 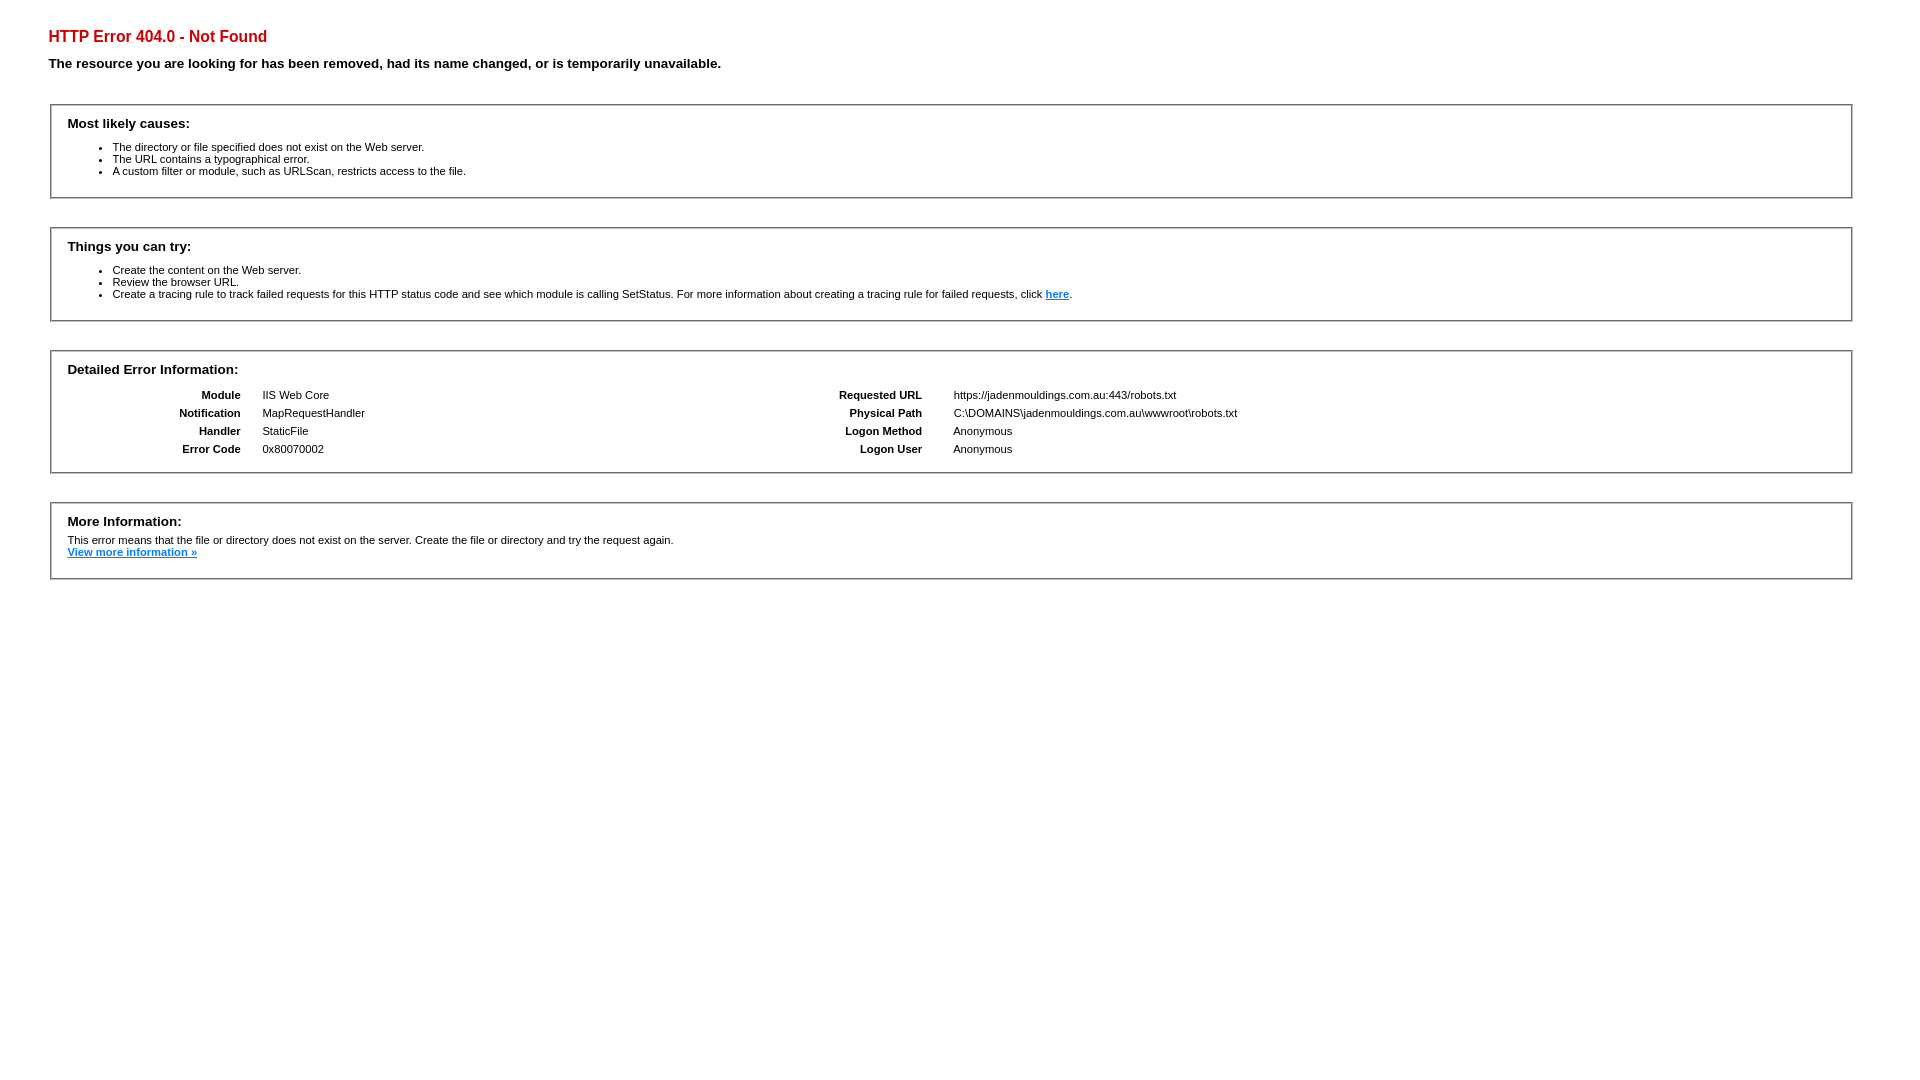 What do you see at coordinates (1056, 293) in the screenshot?
I see `'here'` at bounding box center [1056, 293].